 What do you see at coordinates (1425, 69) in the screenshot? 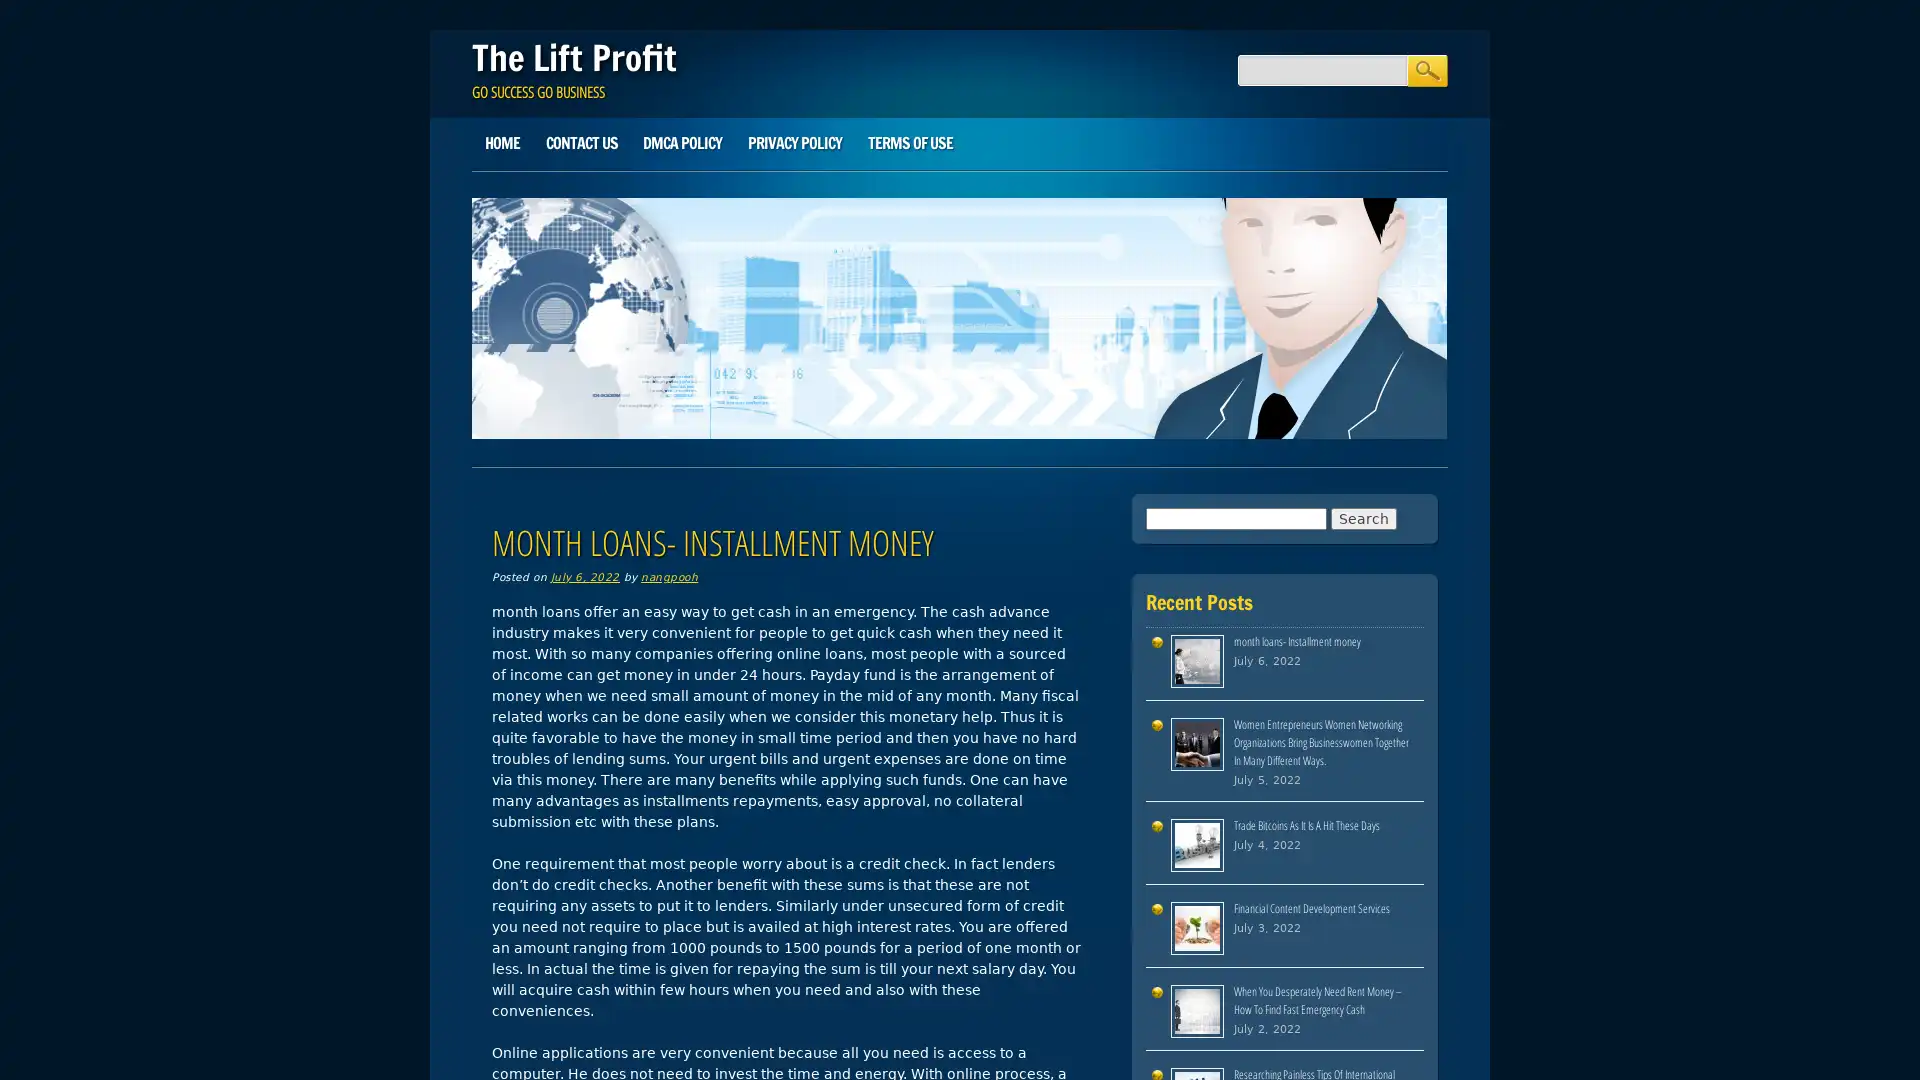
I see `Search` at bounding box center [1425, 69].